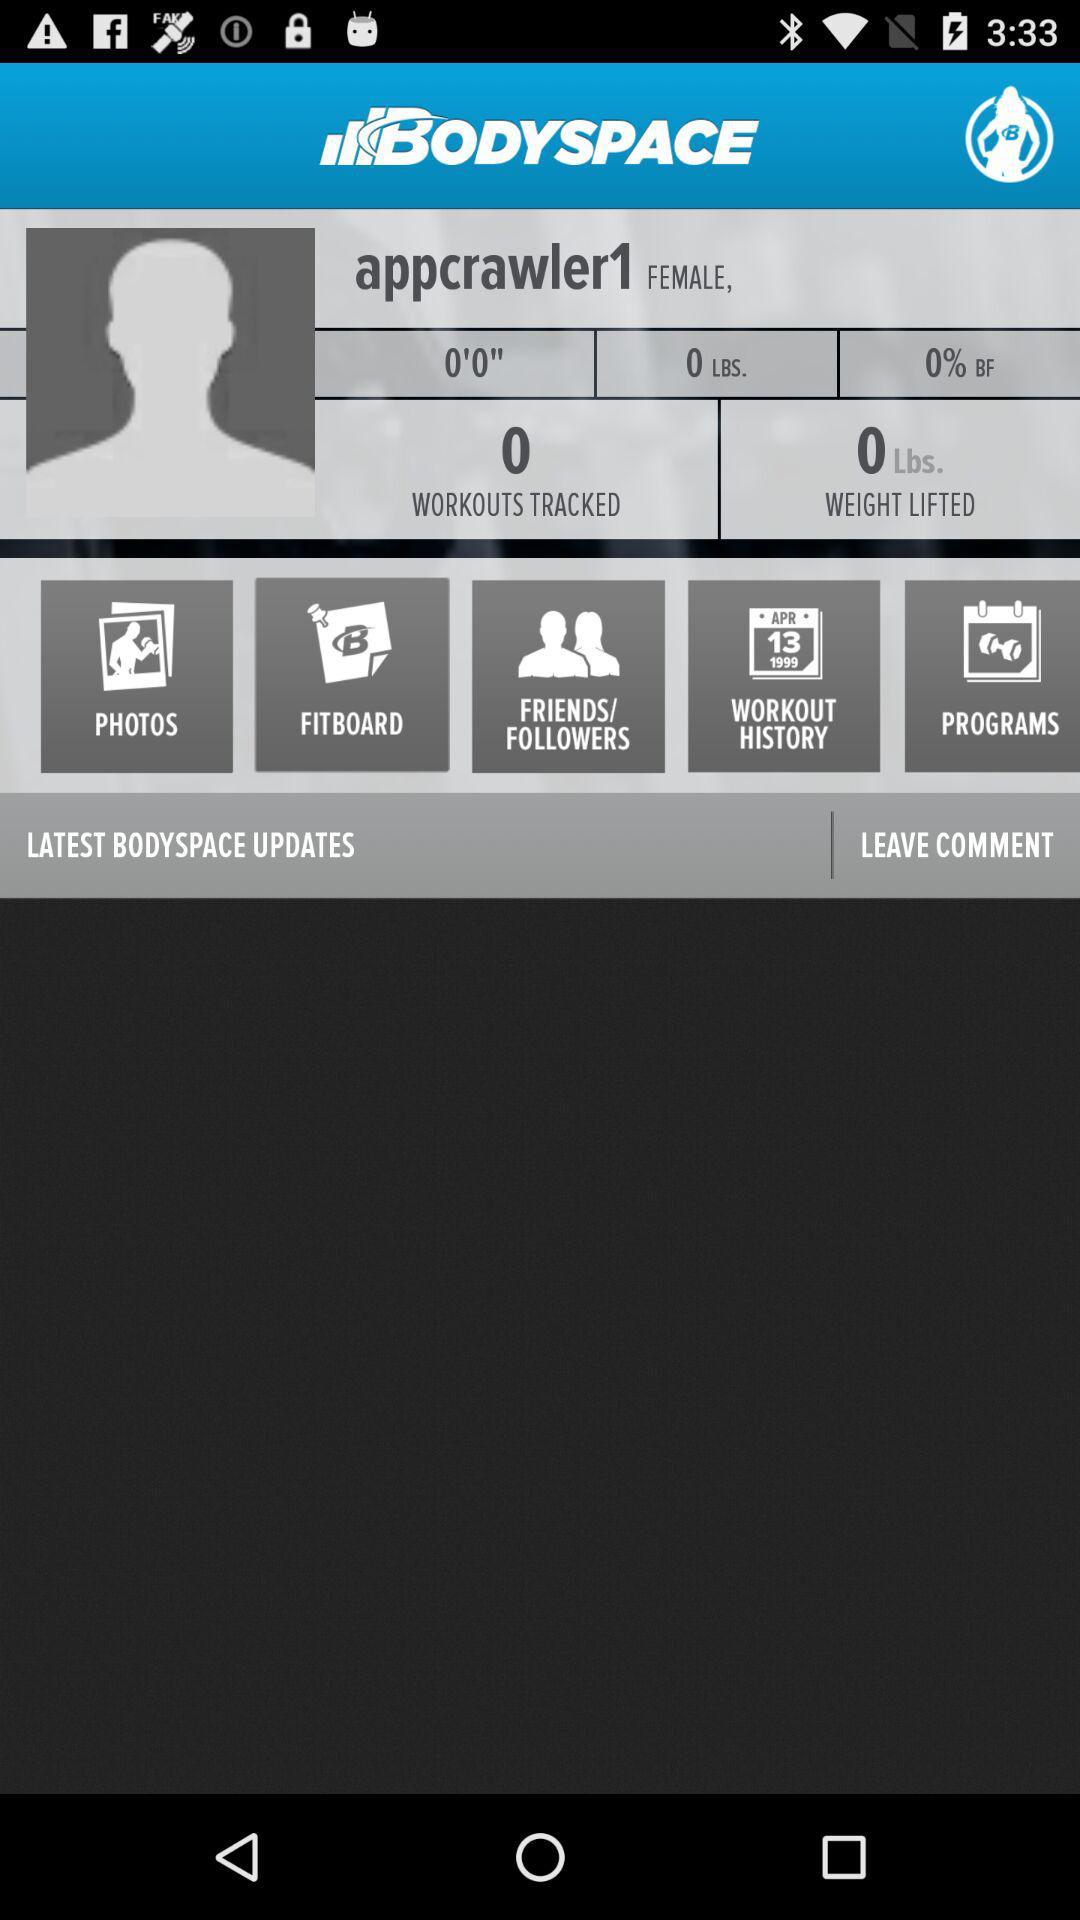 Image resolution: width=1080 pixels, height=1920 pixels. What do you see at coordinates (493, 267) in the screenshot?
I see `the item next to female` at bounding box center [493, 267].